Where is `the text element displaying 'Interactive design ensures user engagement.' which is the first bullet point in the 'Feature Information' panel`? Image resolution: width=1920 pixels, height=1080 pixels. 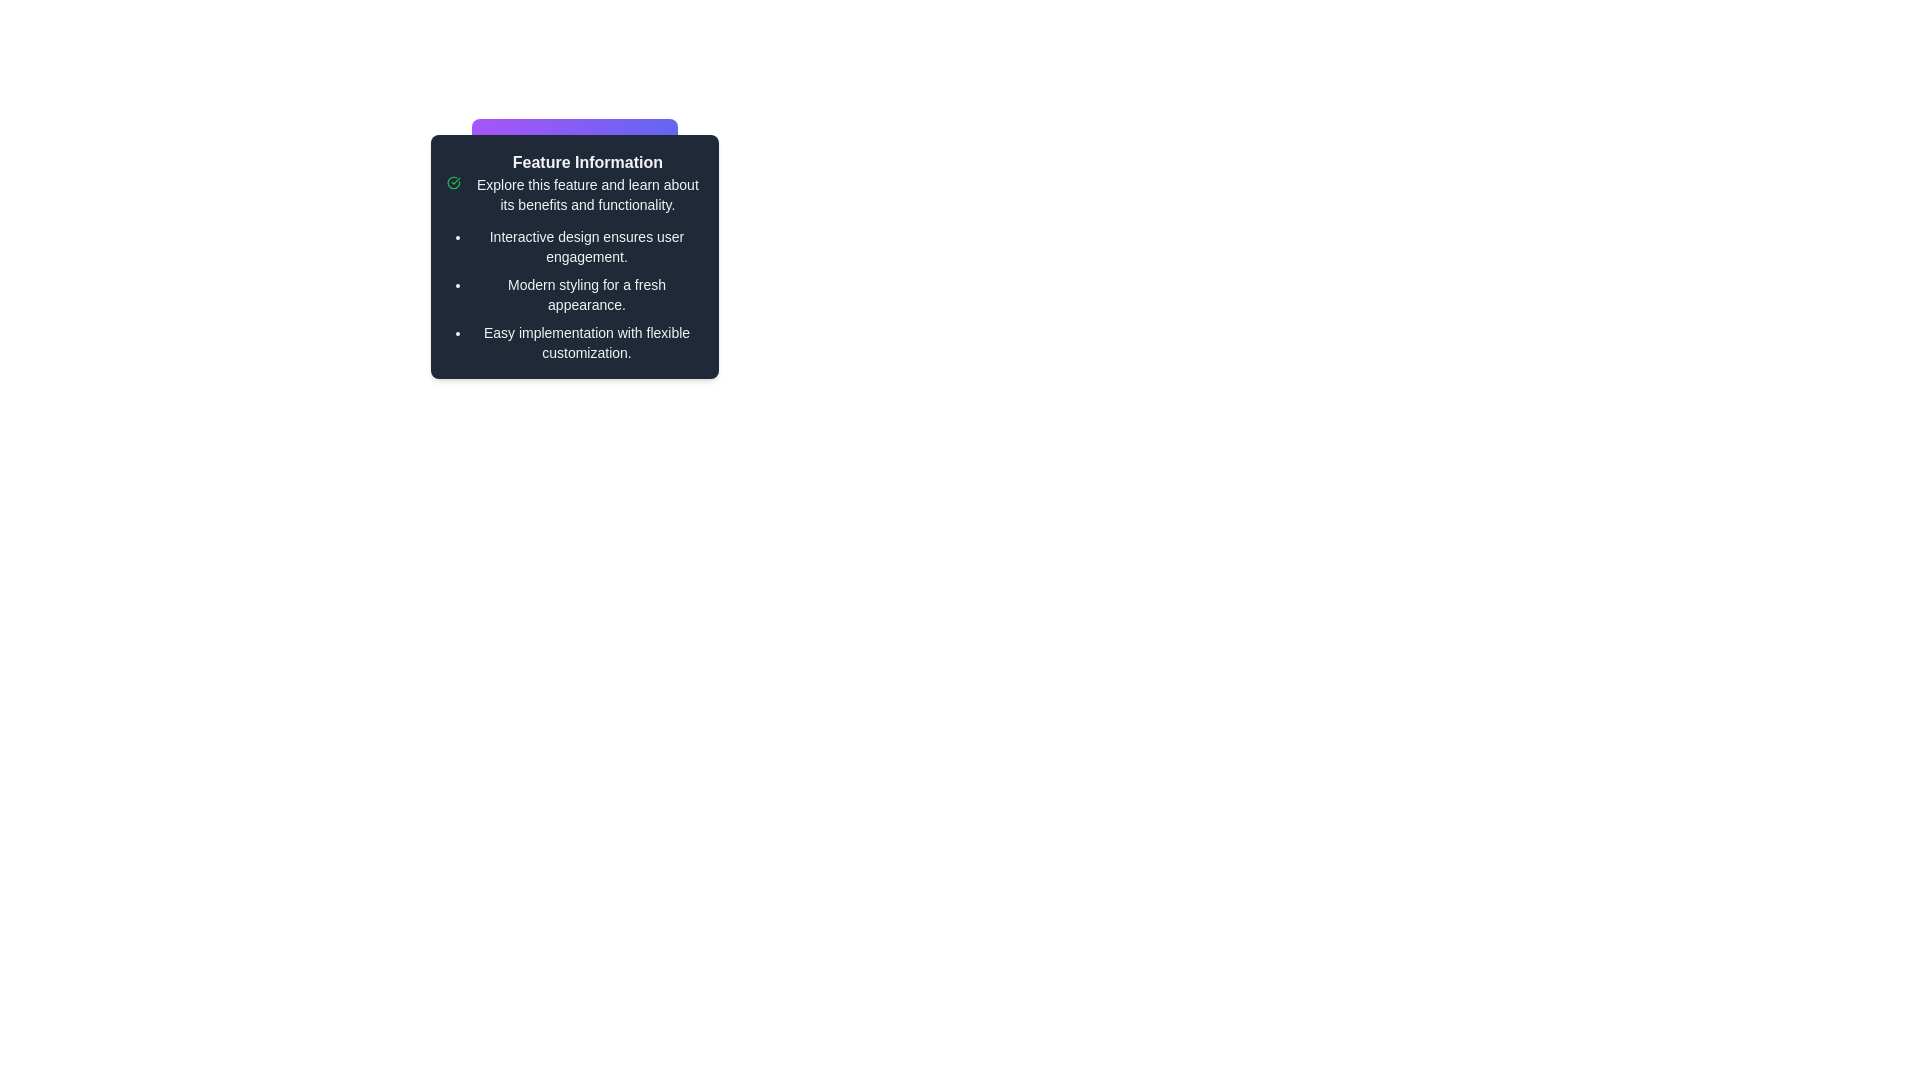 the text element displaying 'Interactive design ensures user engagement.' which is the first bullet point in the 'Feature Information' panel is located at coordinates (585, 245).